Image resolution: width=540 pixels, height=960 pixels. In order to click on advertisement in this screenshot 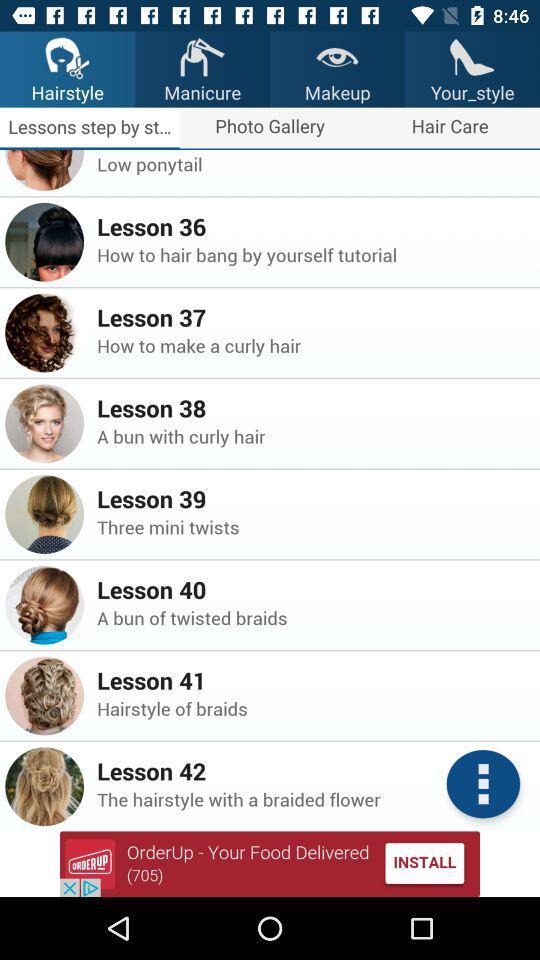, I will do `click(270, 863)`.